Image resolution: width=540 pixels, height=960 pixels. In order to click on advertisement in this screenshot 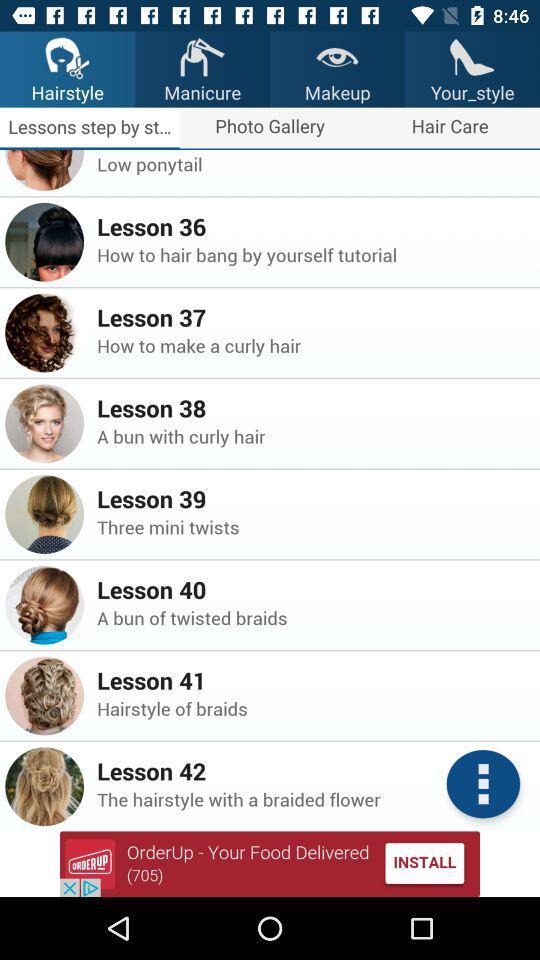, I will do `click(270, 863)`.